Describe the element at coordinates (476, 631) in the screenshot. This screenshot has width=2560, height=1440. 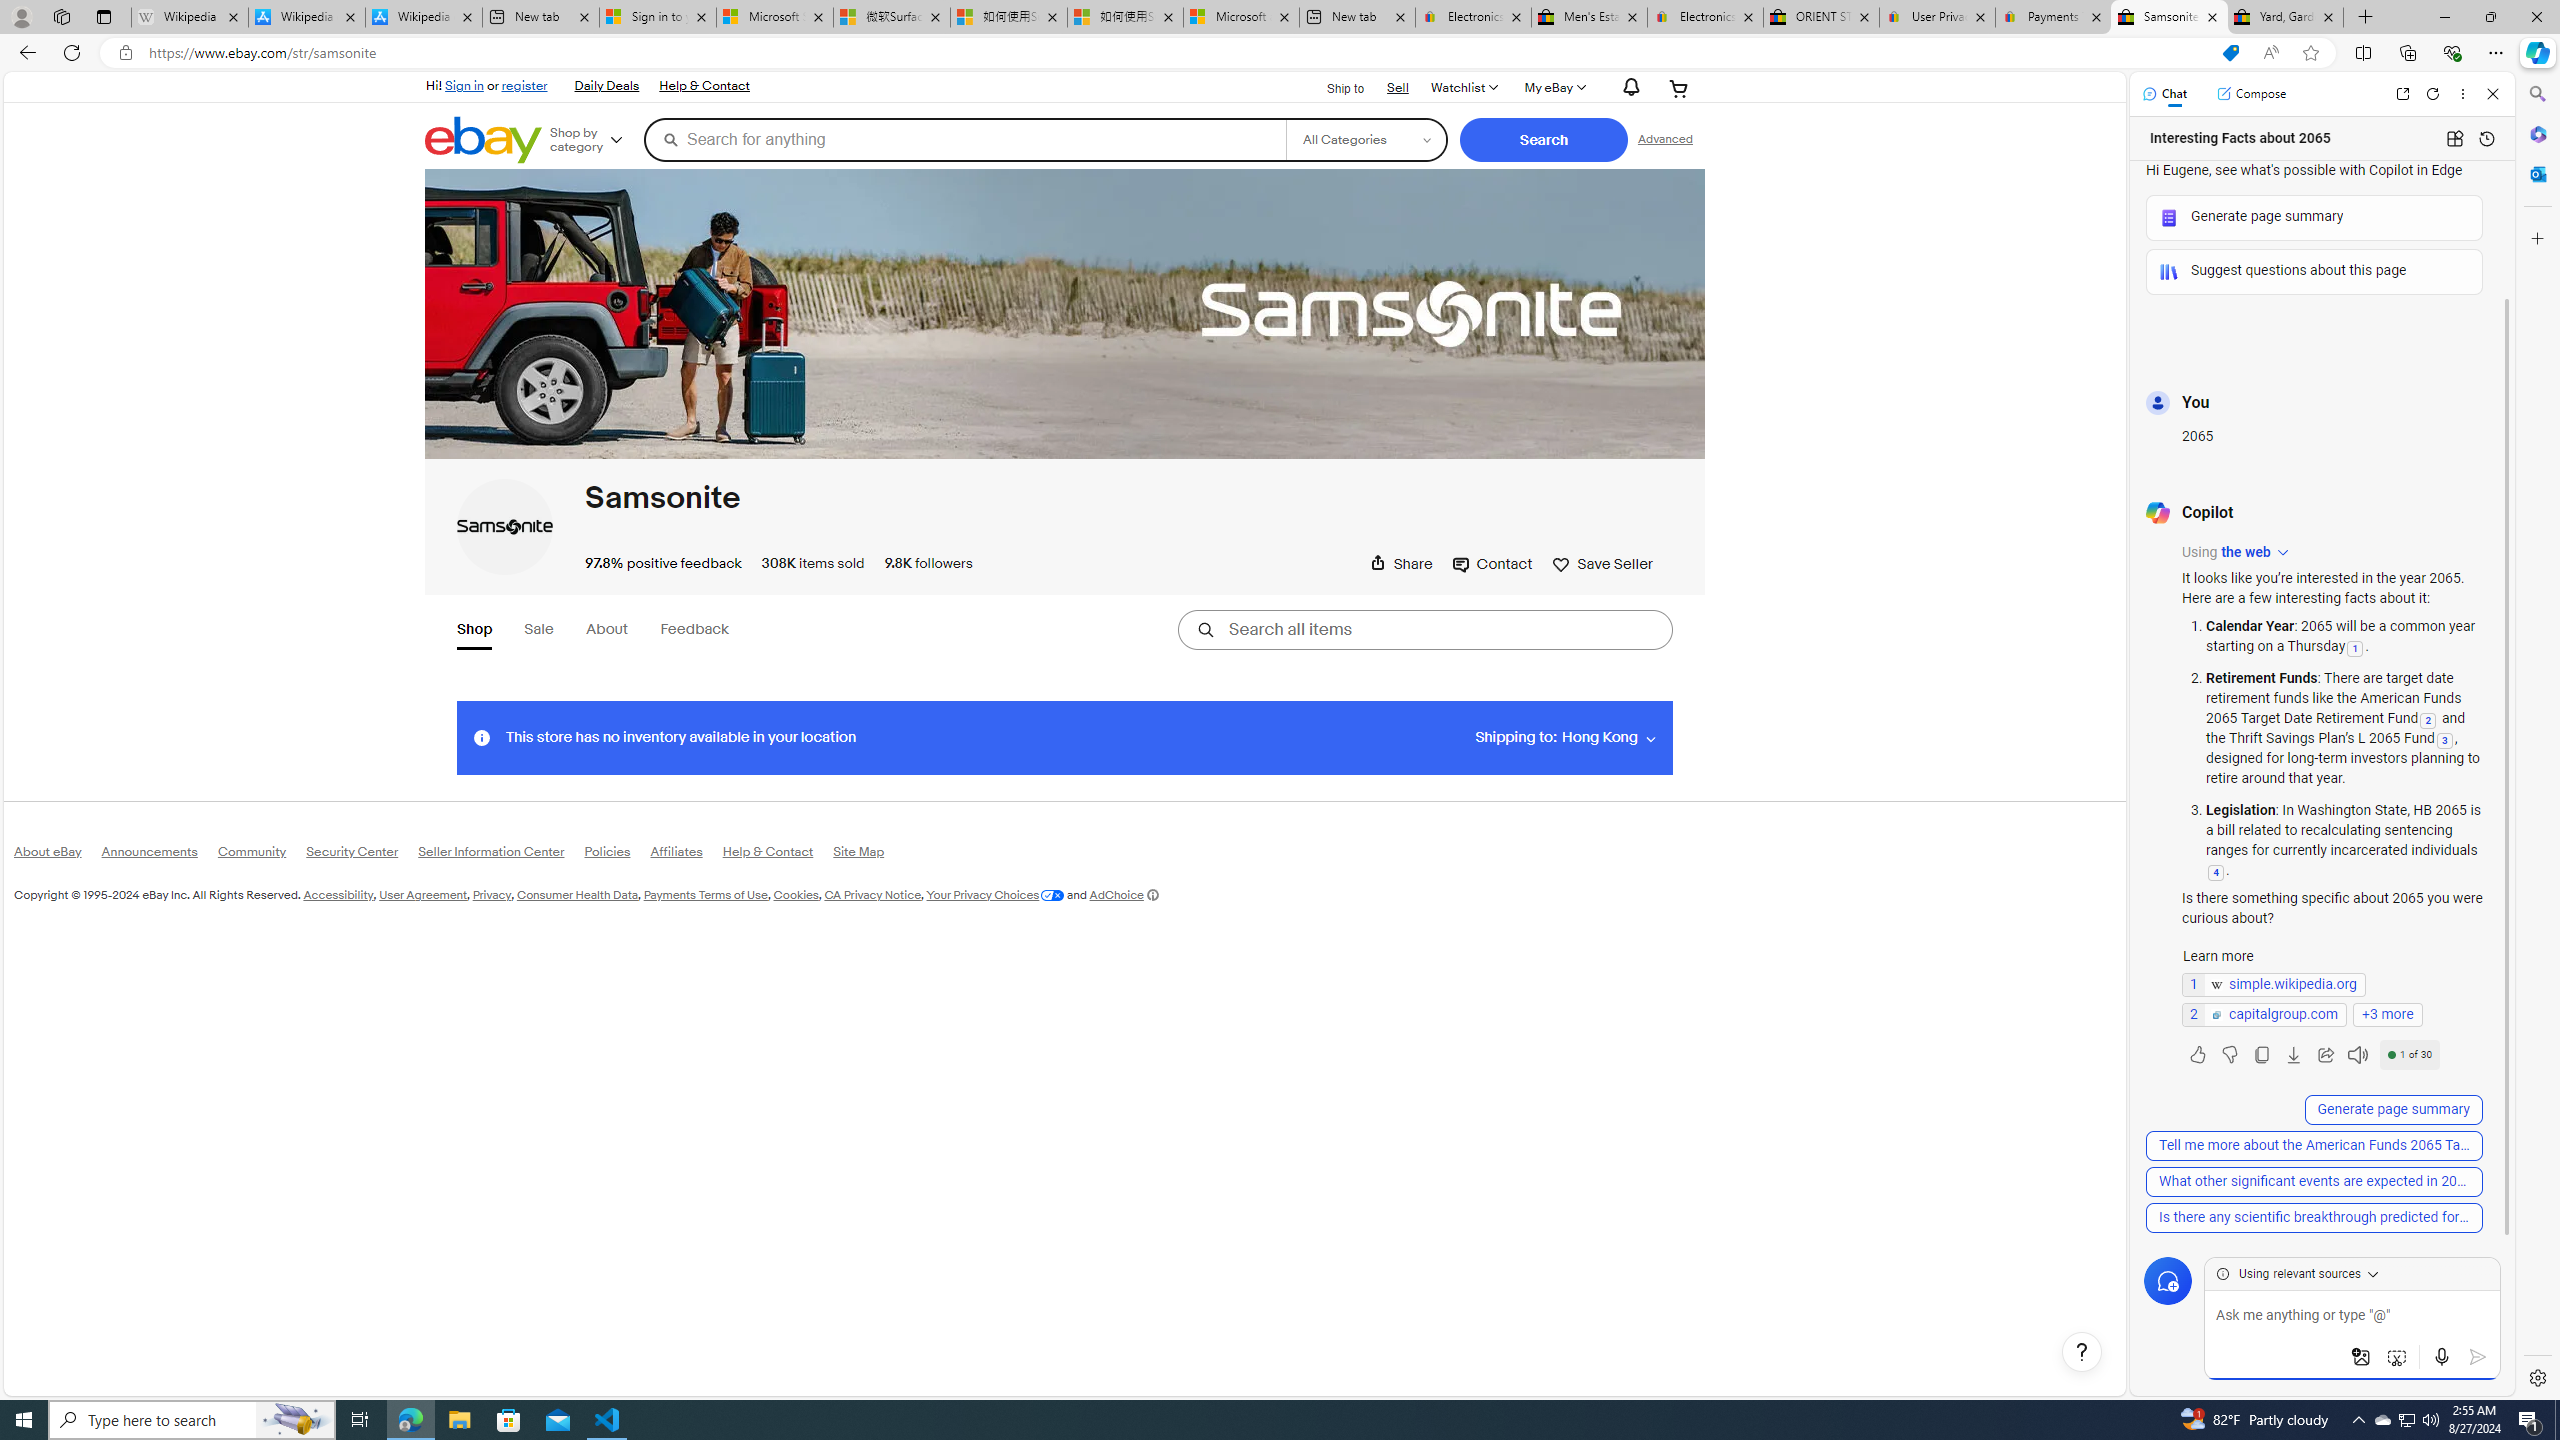
I see `'Shop'` at that location.